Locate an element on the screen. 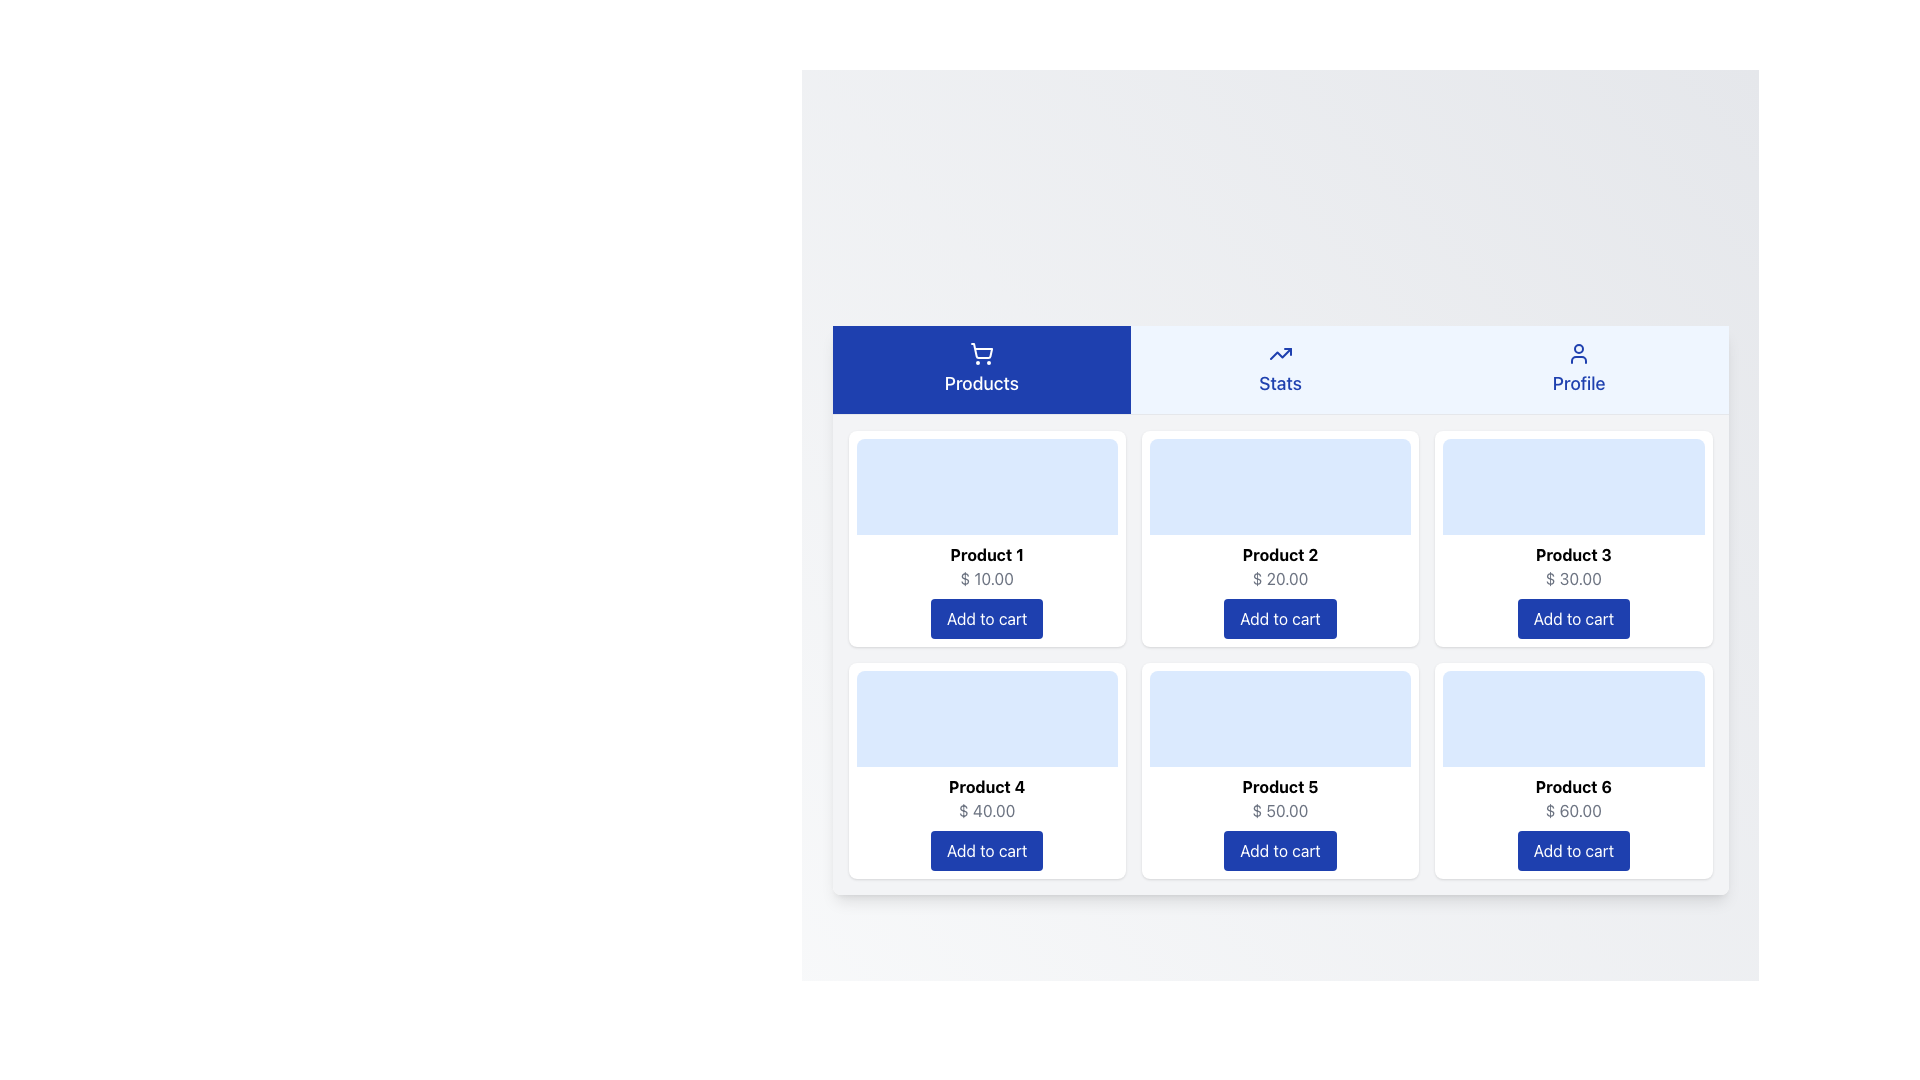 The height and width of the screenshot is (1080, 1920). the product title text label located in the first item card of the grid layout, positioned between a light blue rectangular area and the price label ('$ 10.00') is located at coordinates (987, 554).